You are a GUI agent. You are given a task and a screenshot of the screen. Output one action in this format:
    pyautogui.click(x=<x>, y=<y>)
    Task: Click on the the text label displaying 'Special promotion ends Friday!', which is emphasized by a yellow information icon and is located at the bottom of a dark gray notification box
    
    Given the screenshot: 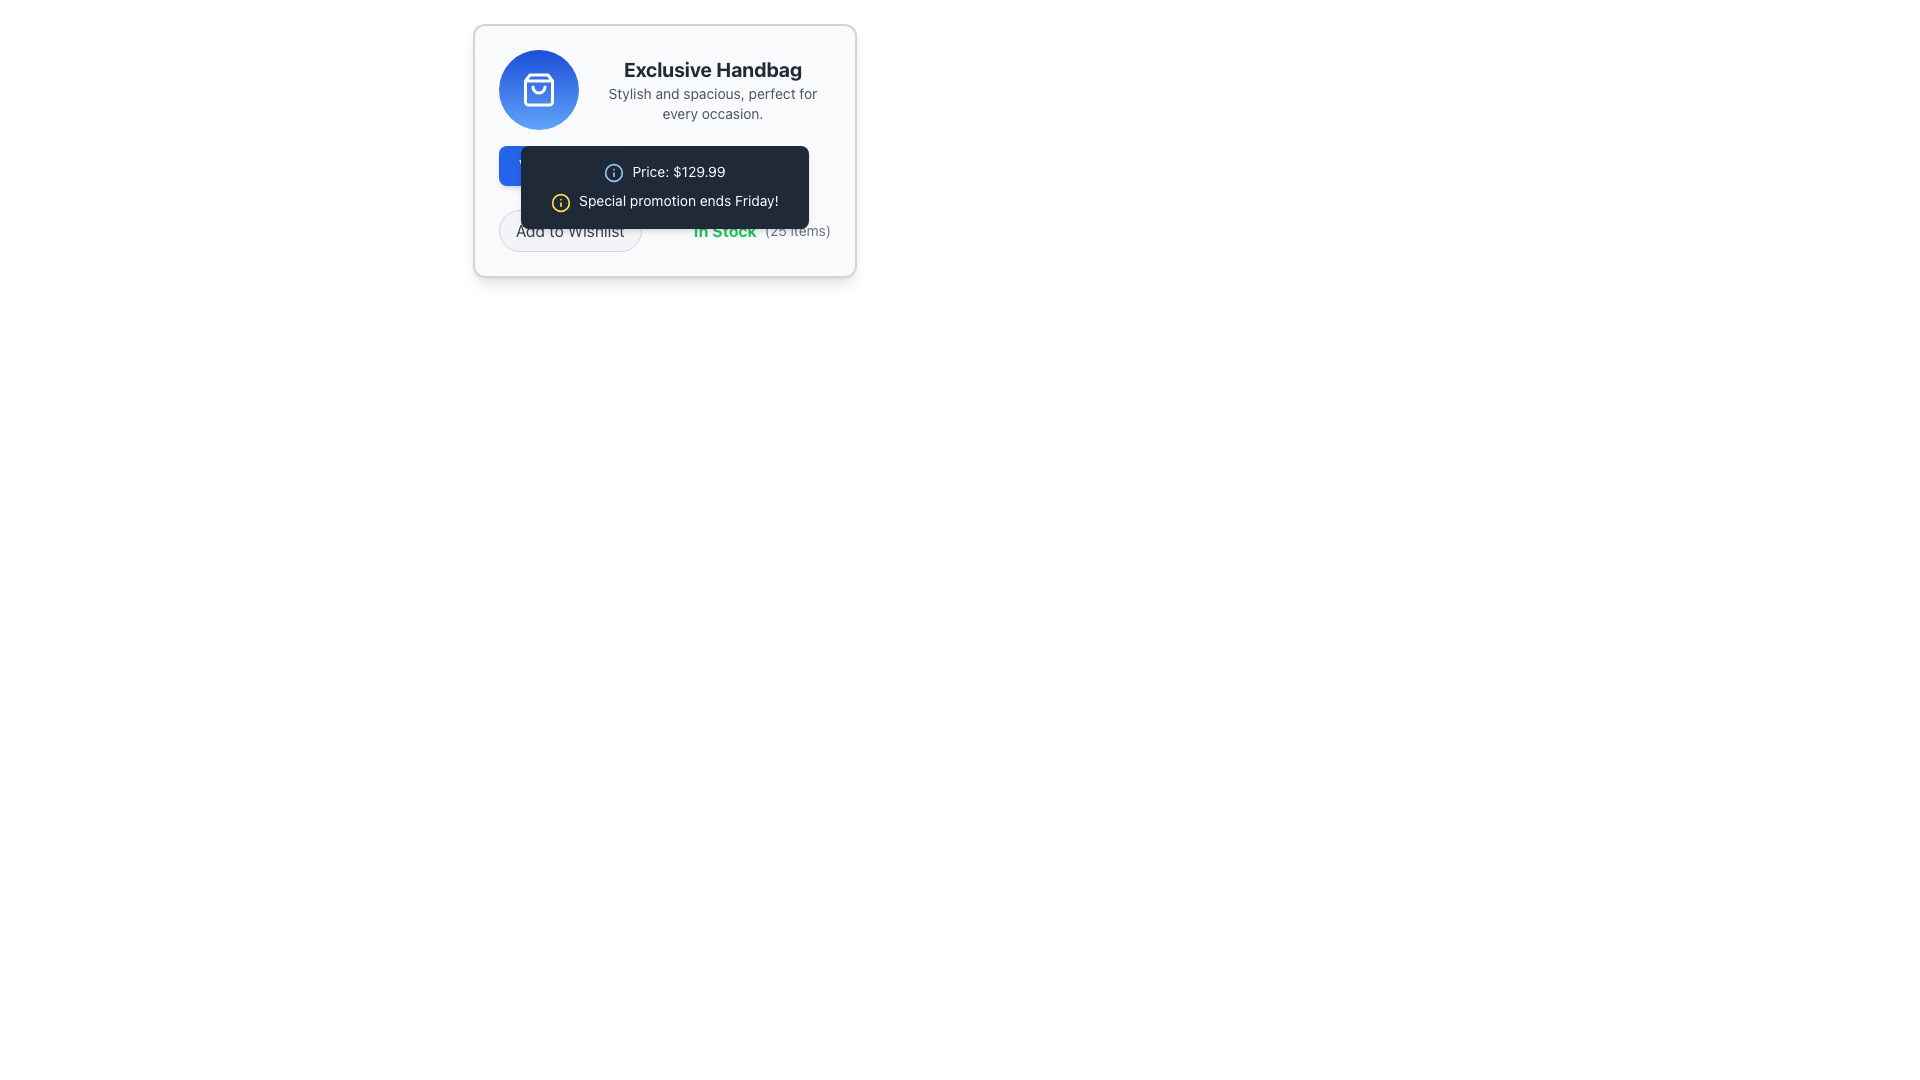 What is the action you would take?
    pyautogui.click(x=665, y=200)
    